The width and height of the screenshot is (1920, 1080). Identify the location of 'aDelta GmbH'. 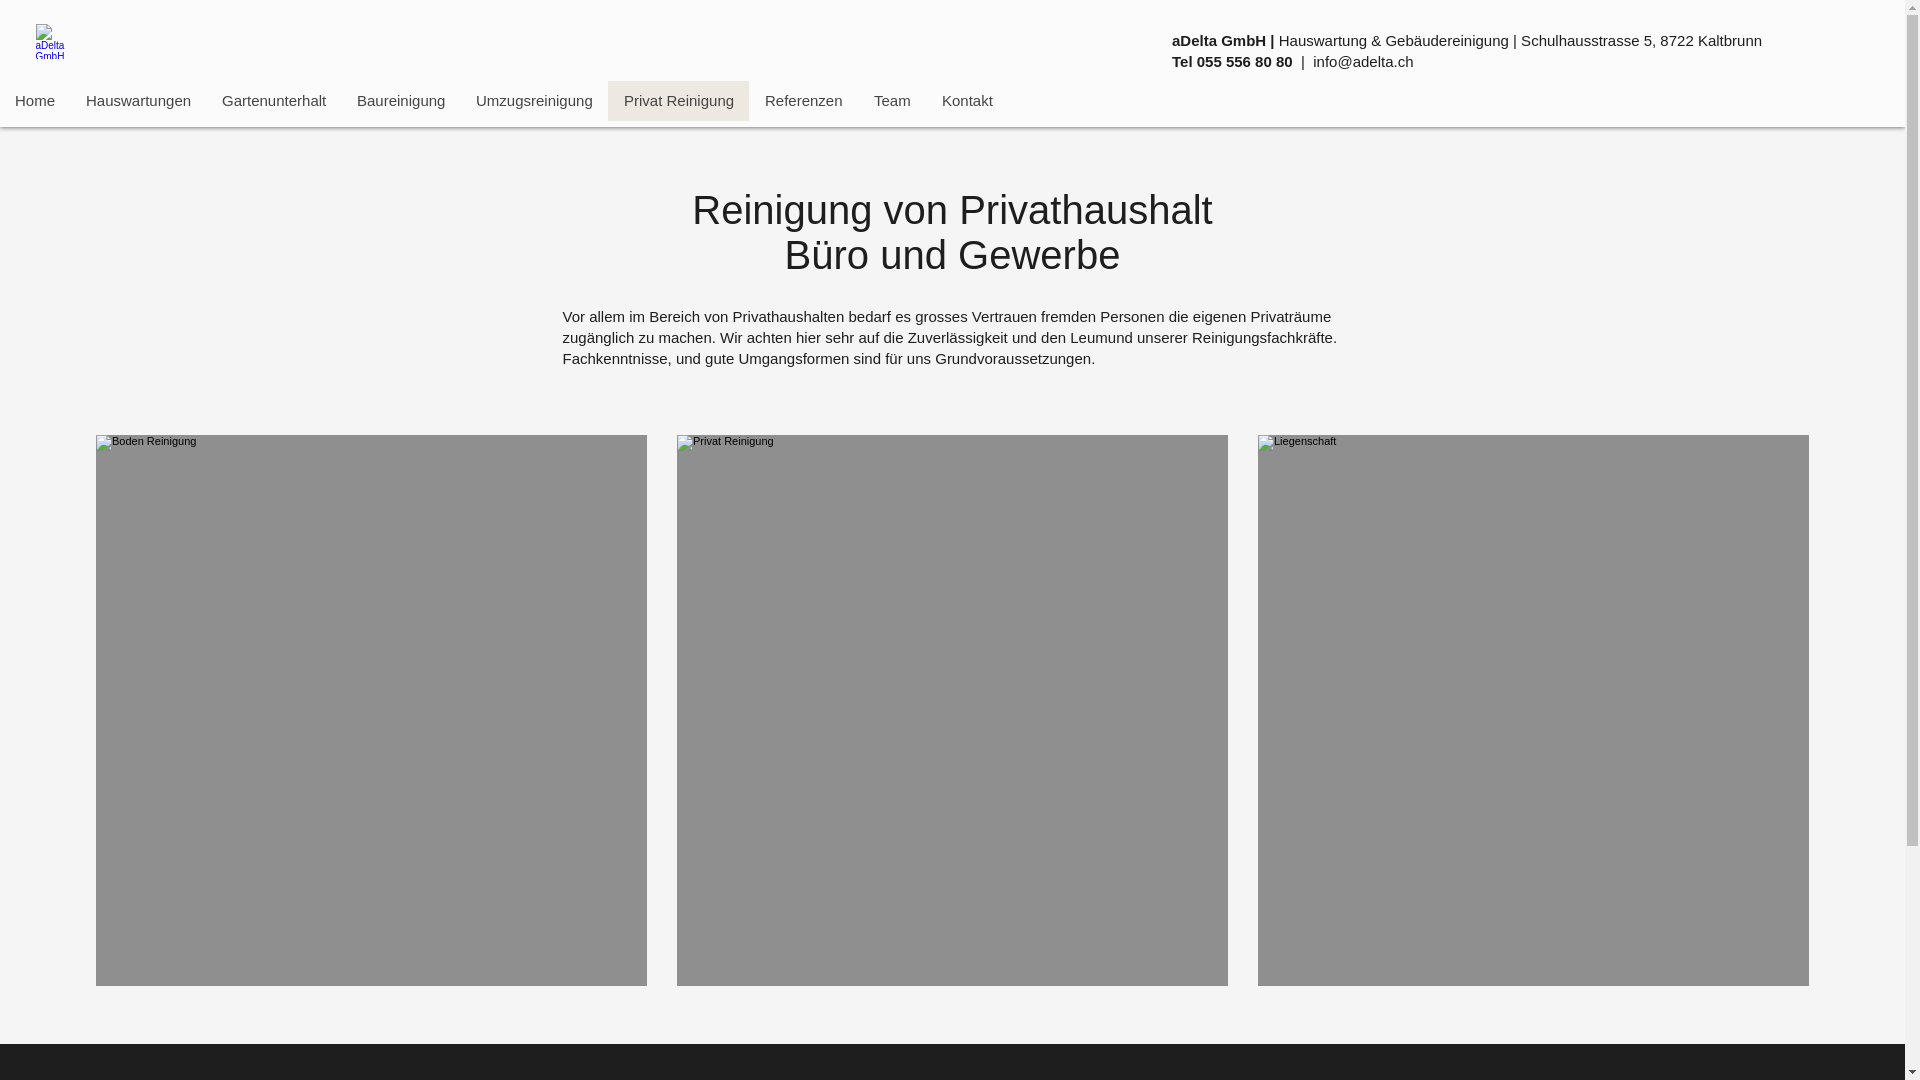
(54, 41).